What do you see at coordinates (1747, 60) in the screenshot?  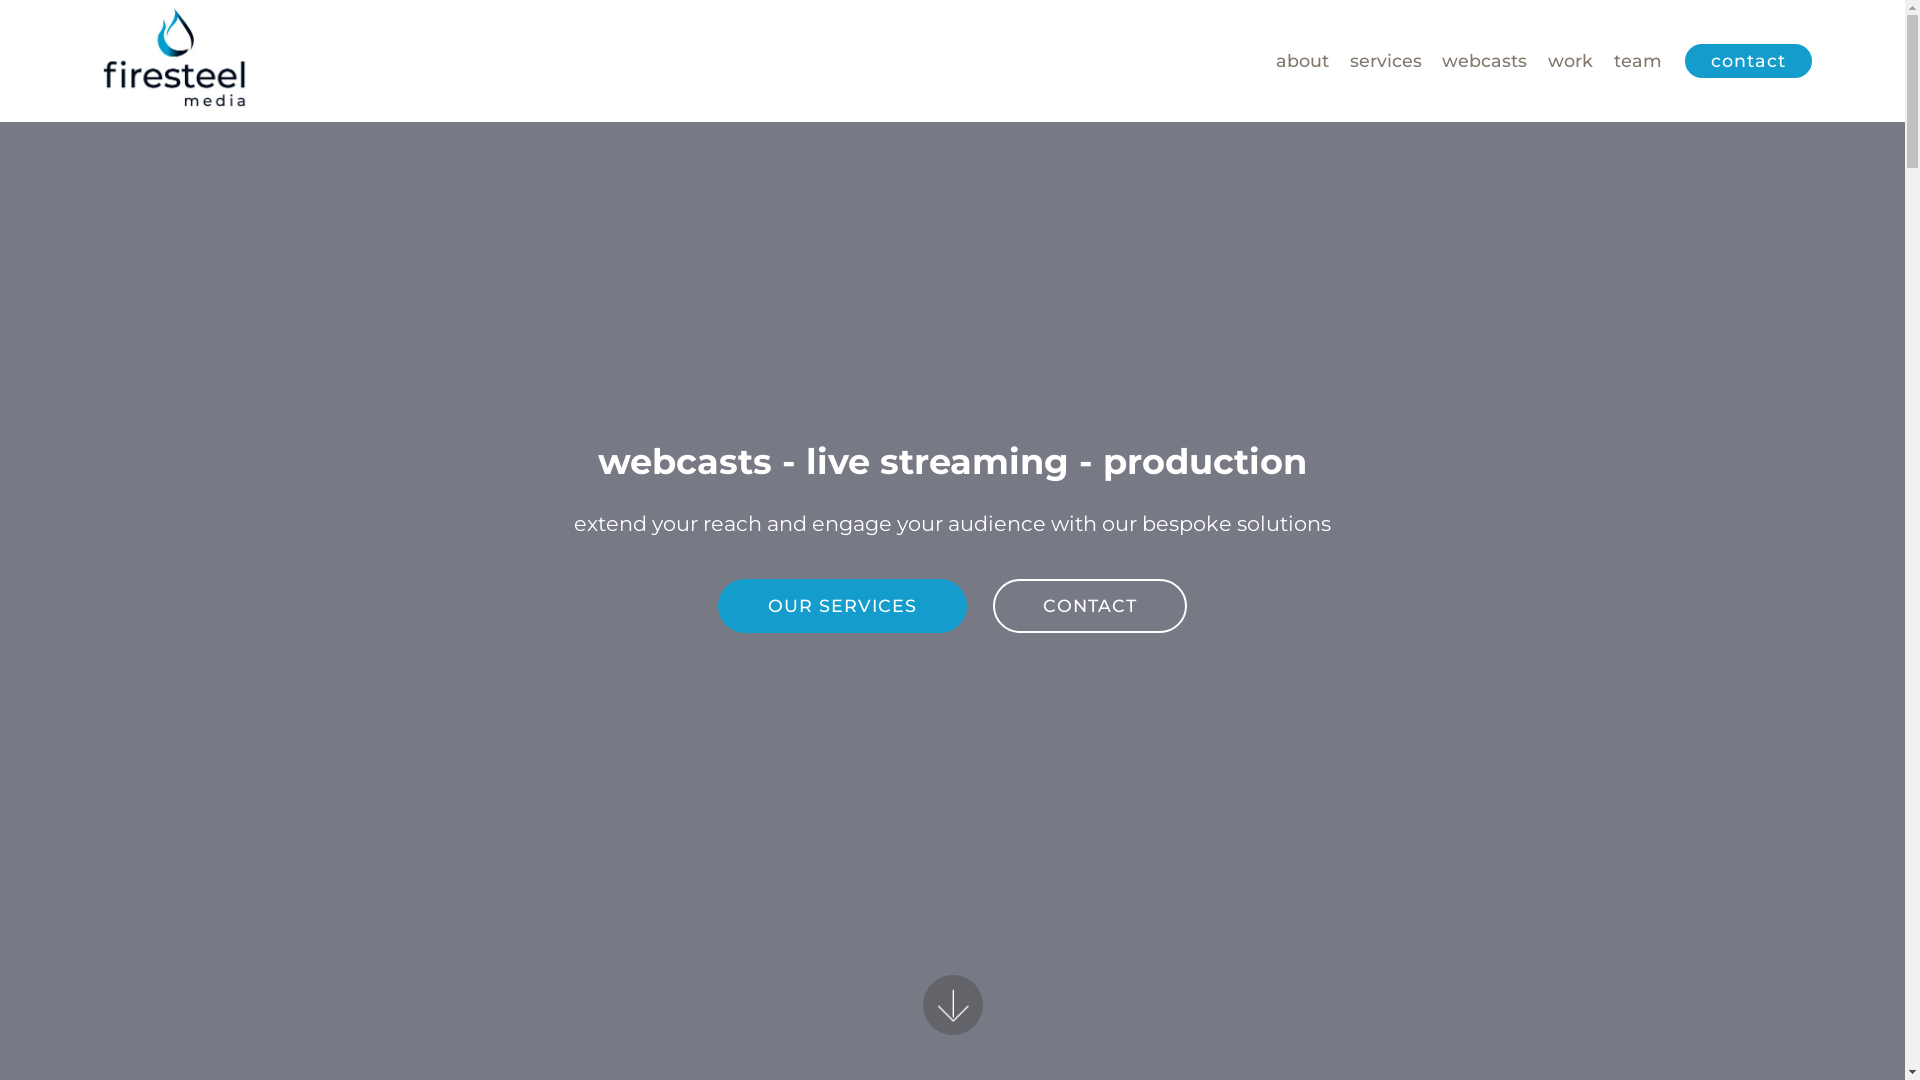 I see `'contact'` at bounding box center [1747, 60].